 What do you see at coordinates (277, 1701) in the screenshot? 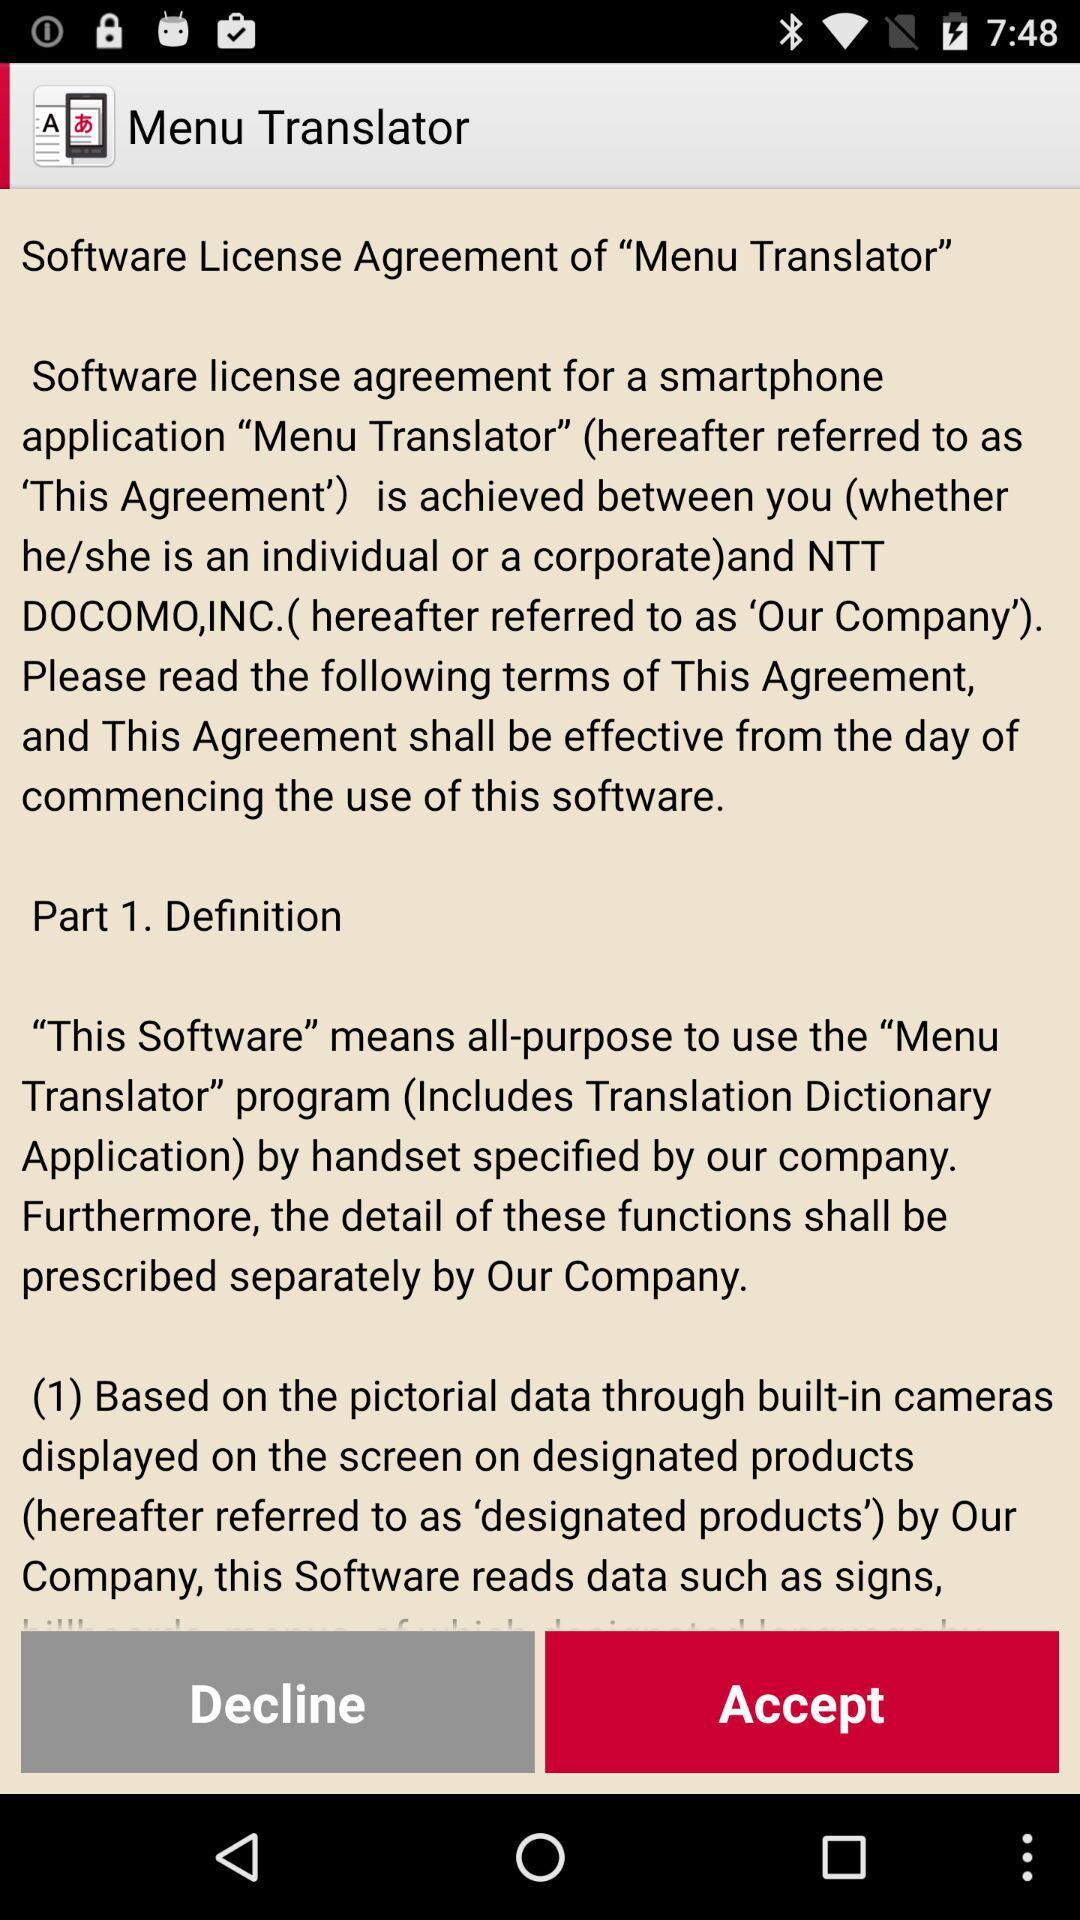
I see `the decline at the bottom left corner` at bounding box center [277, 1701].